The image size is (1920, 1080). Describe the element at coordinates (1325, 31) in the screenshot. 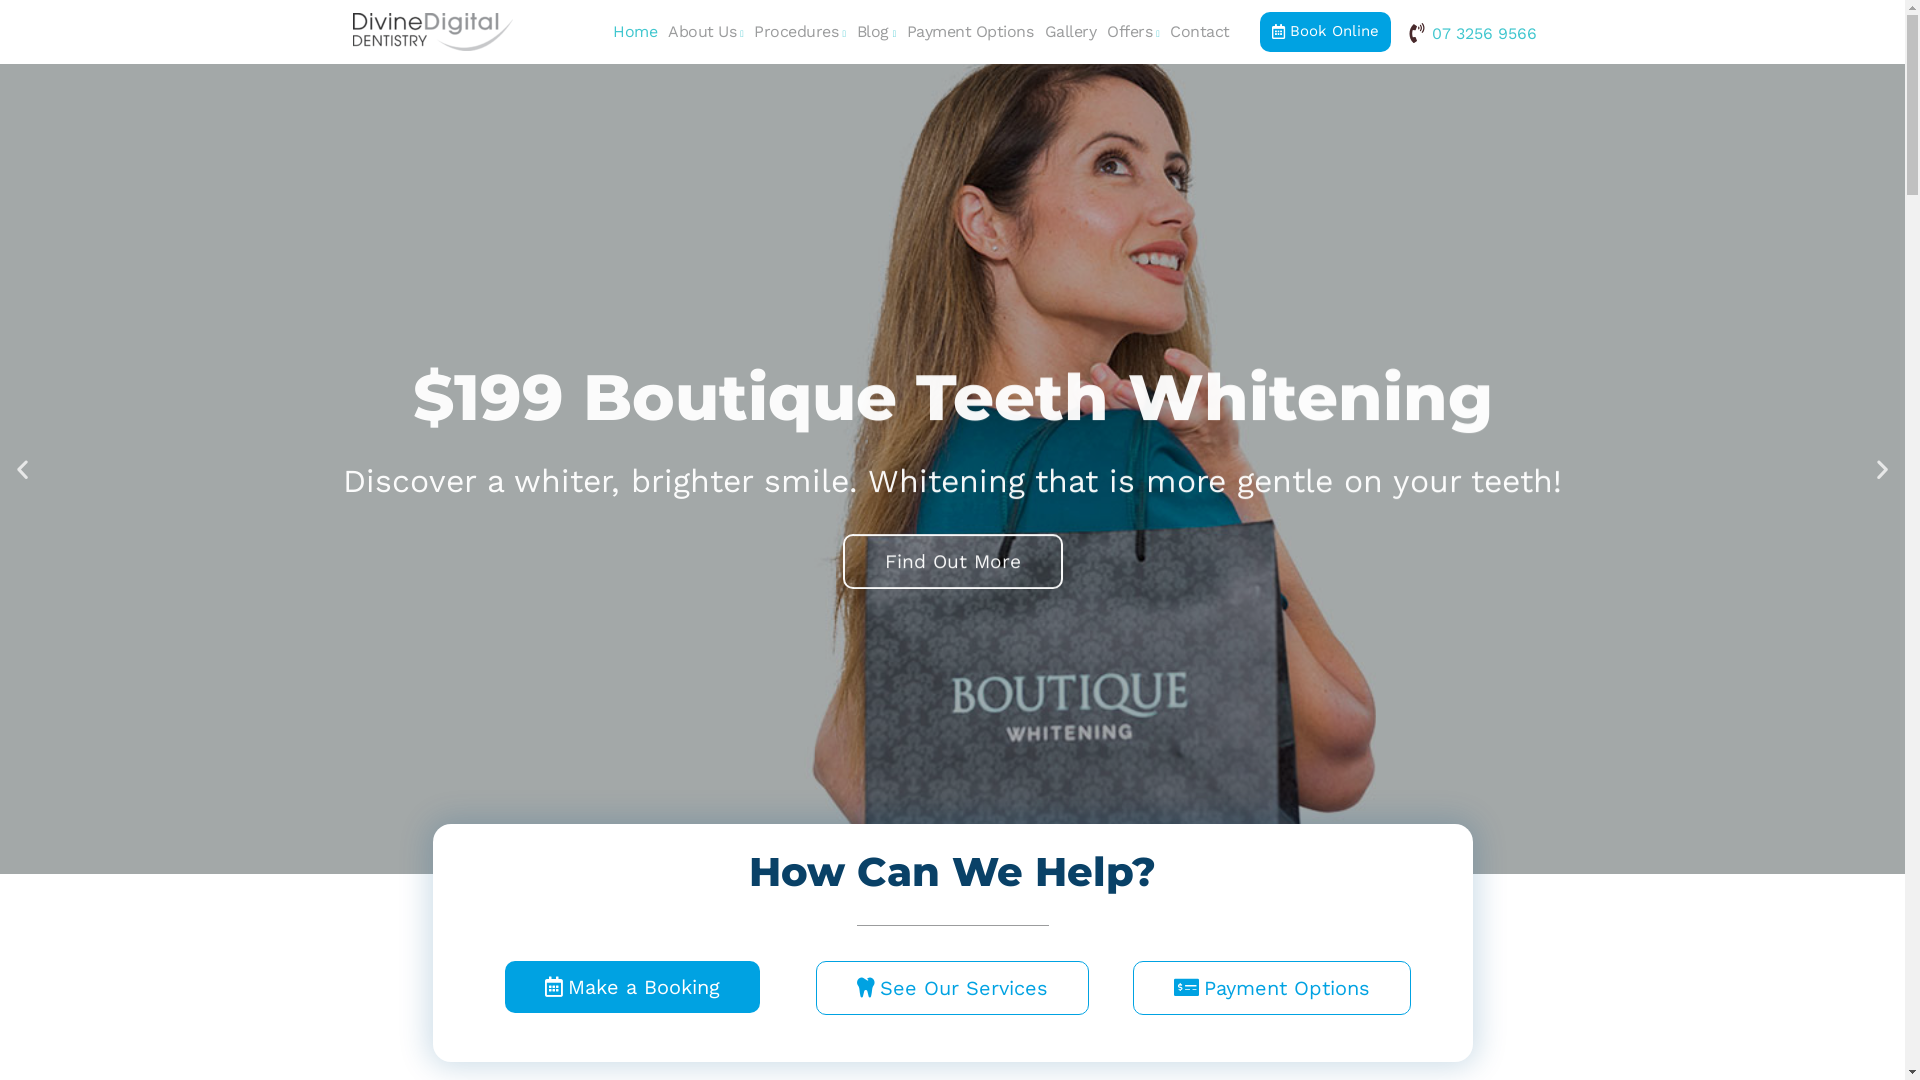

I see `'Book Online'` at that location.